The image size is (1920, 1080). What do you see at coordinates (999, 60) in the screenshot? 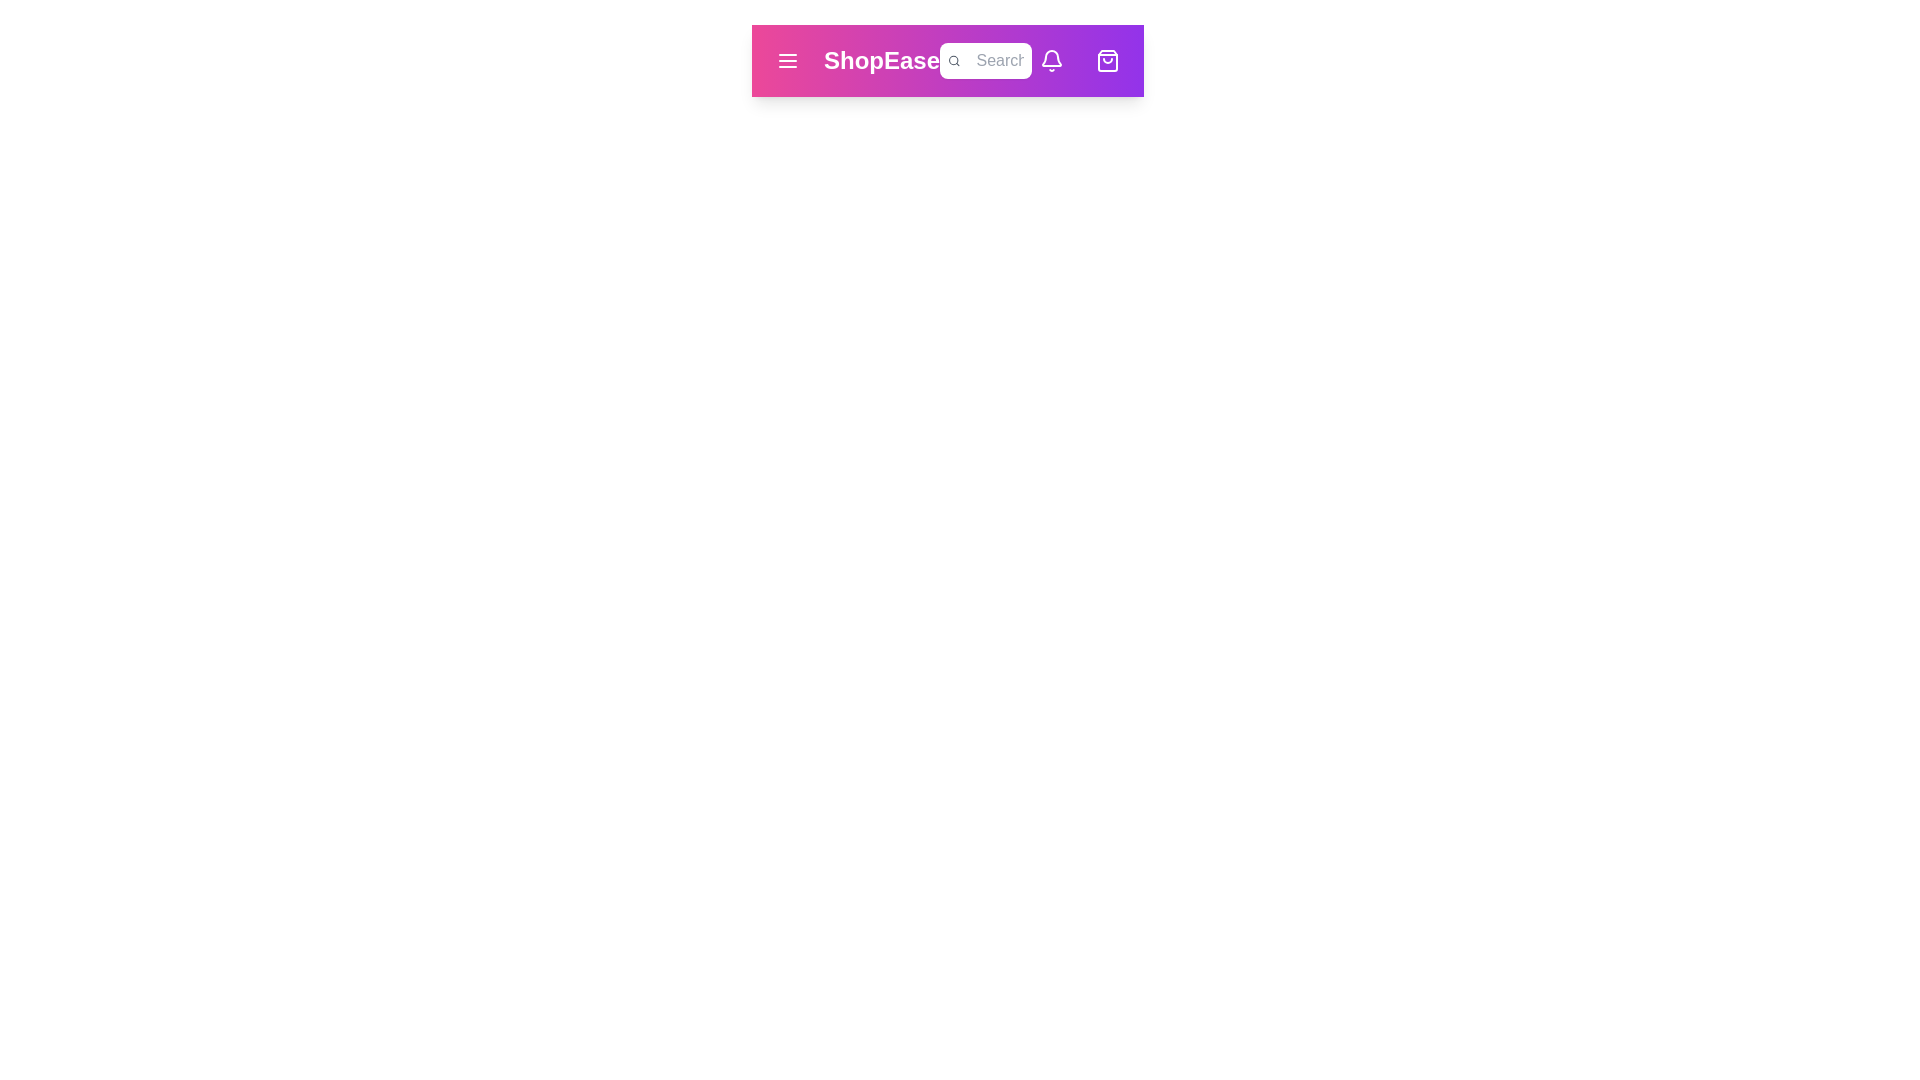
I see `the search bar and type the desired query` at bounding box center [999, 60].